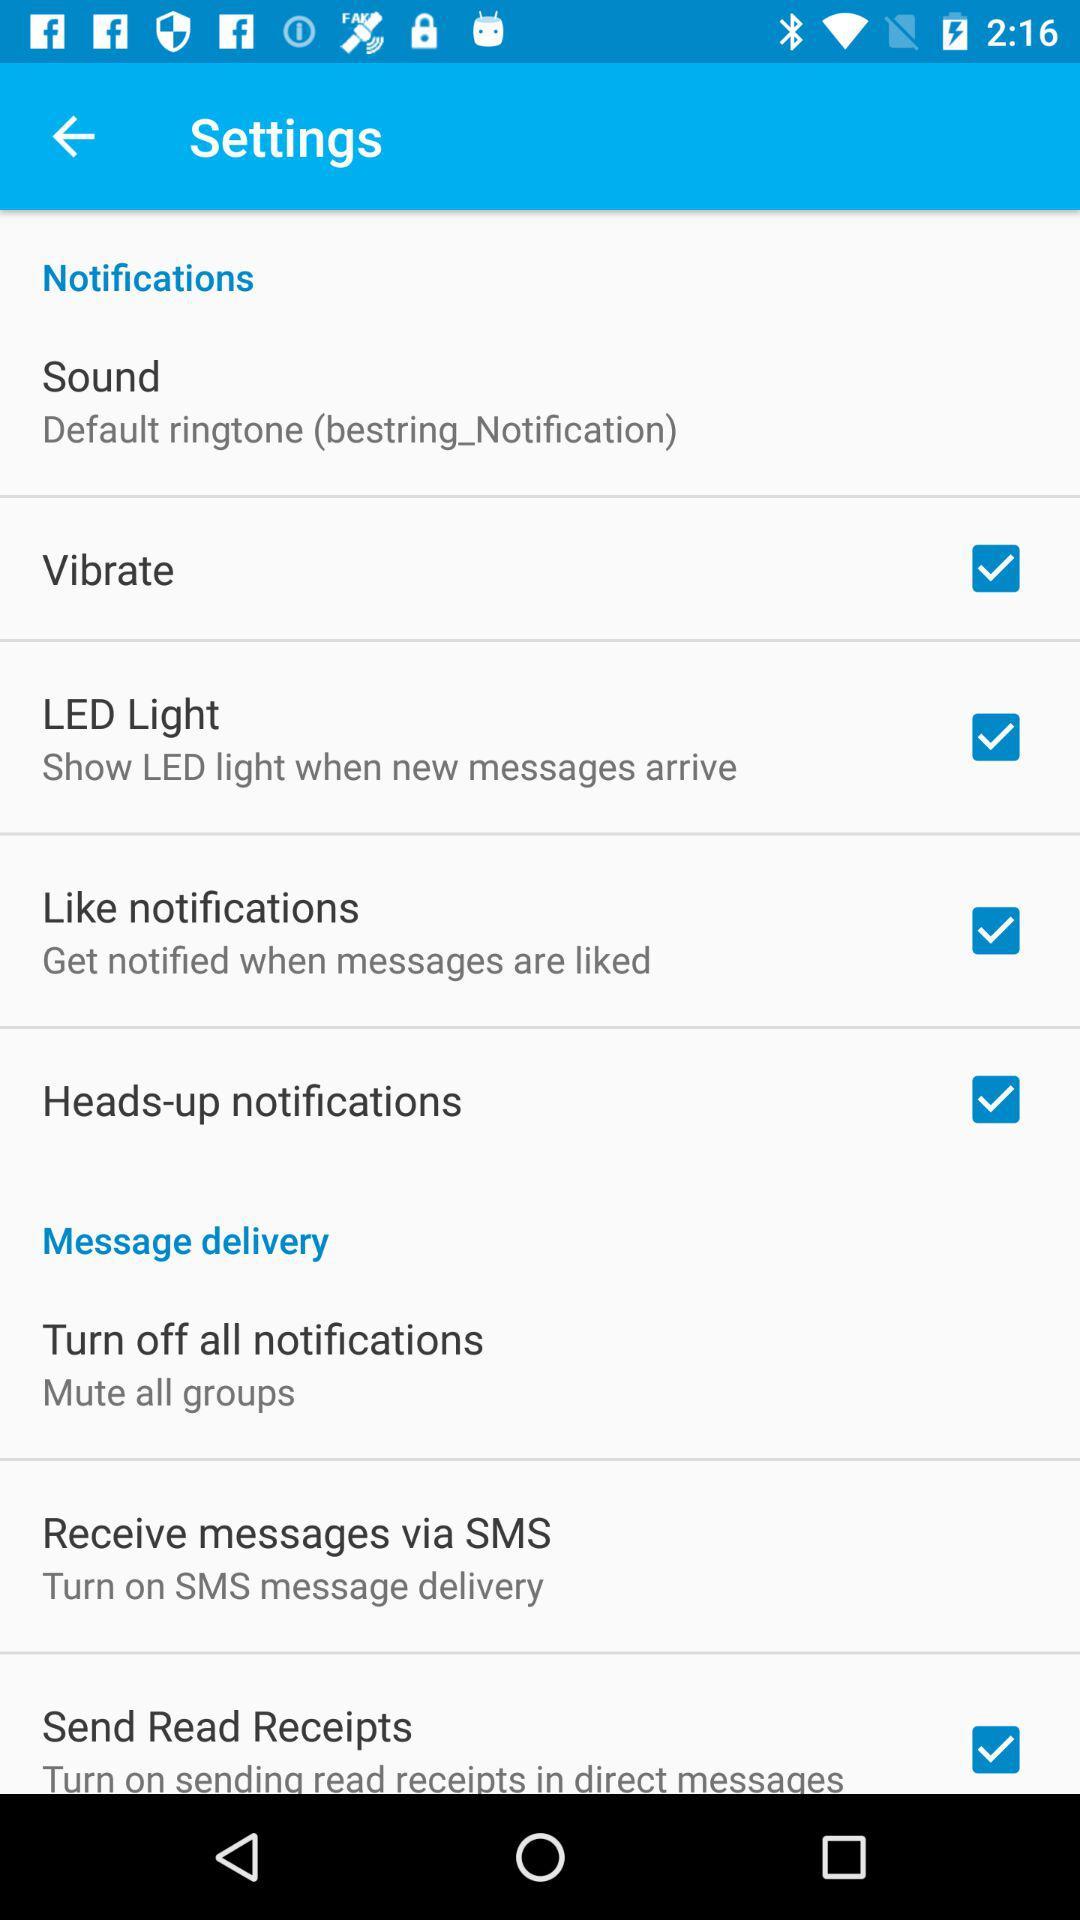 The width and height of the screenshot is (1080, 1920). Describe the element at coordinates (262, 1338) in the screenshot. I see `icon below message delivery` at that location.